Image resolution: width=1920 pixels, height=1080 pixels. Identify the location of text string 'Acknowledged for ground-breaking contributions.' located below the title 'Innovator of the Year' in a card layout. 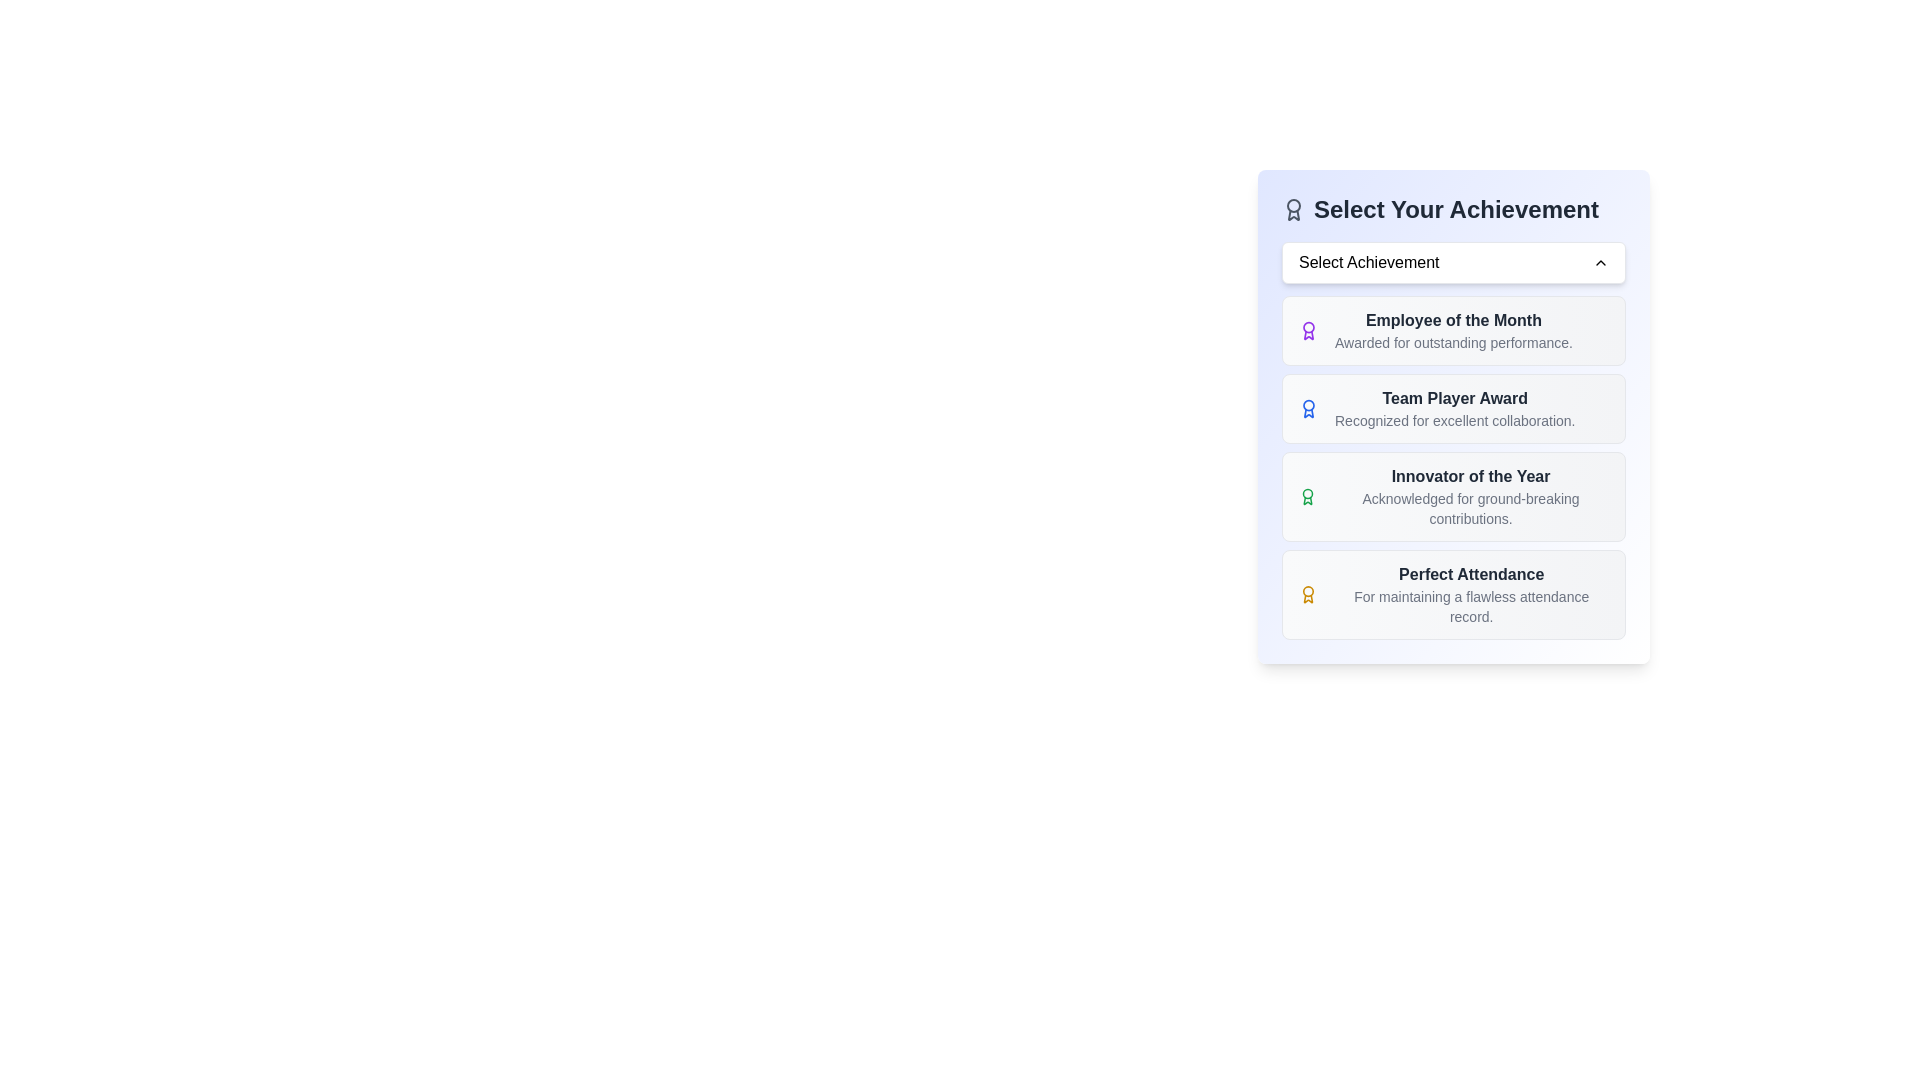
(1471, 508).